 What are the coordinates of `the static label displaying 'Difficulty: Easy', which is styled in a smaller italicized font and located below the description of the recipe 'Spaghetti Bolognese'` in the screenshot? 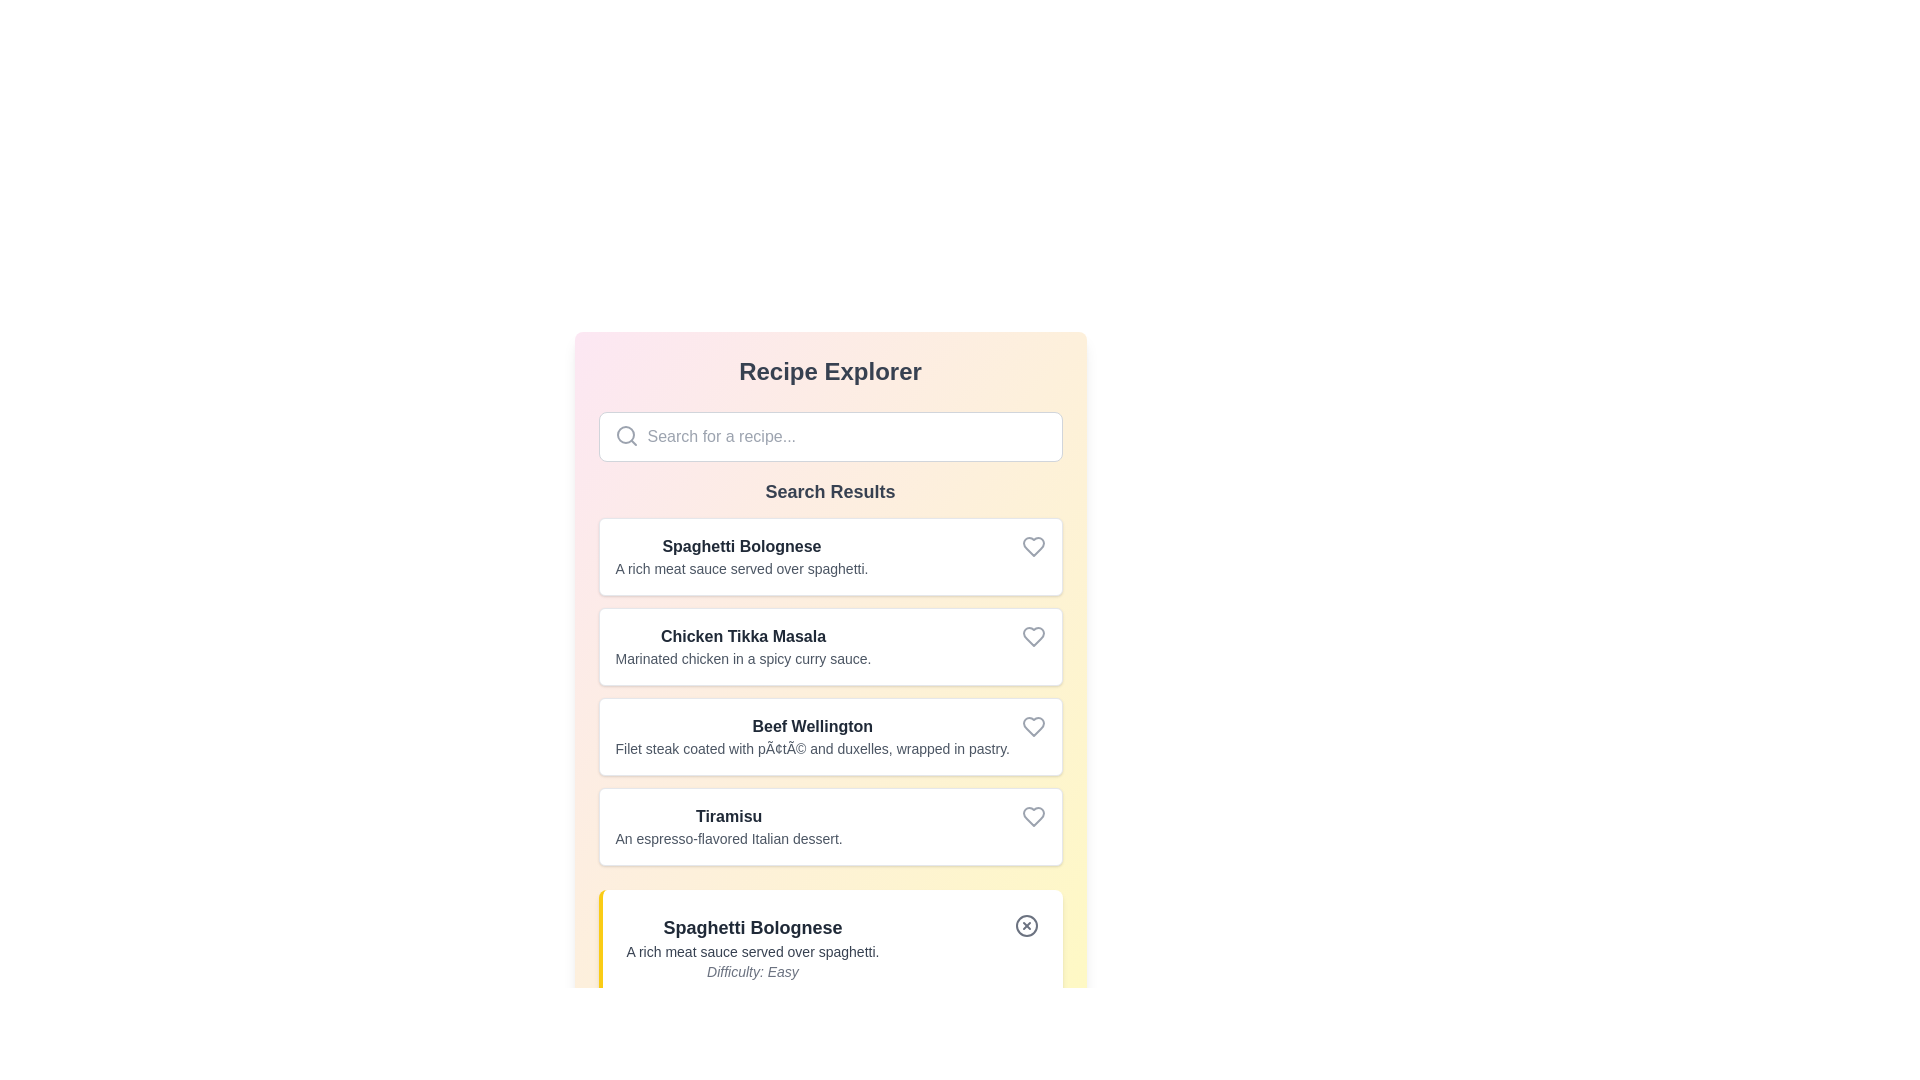 It's located at (752, 971).